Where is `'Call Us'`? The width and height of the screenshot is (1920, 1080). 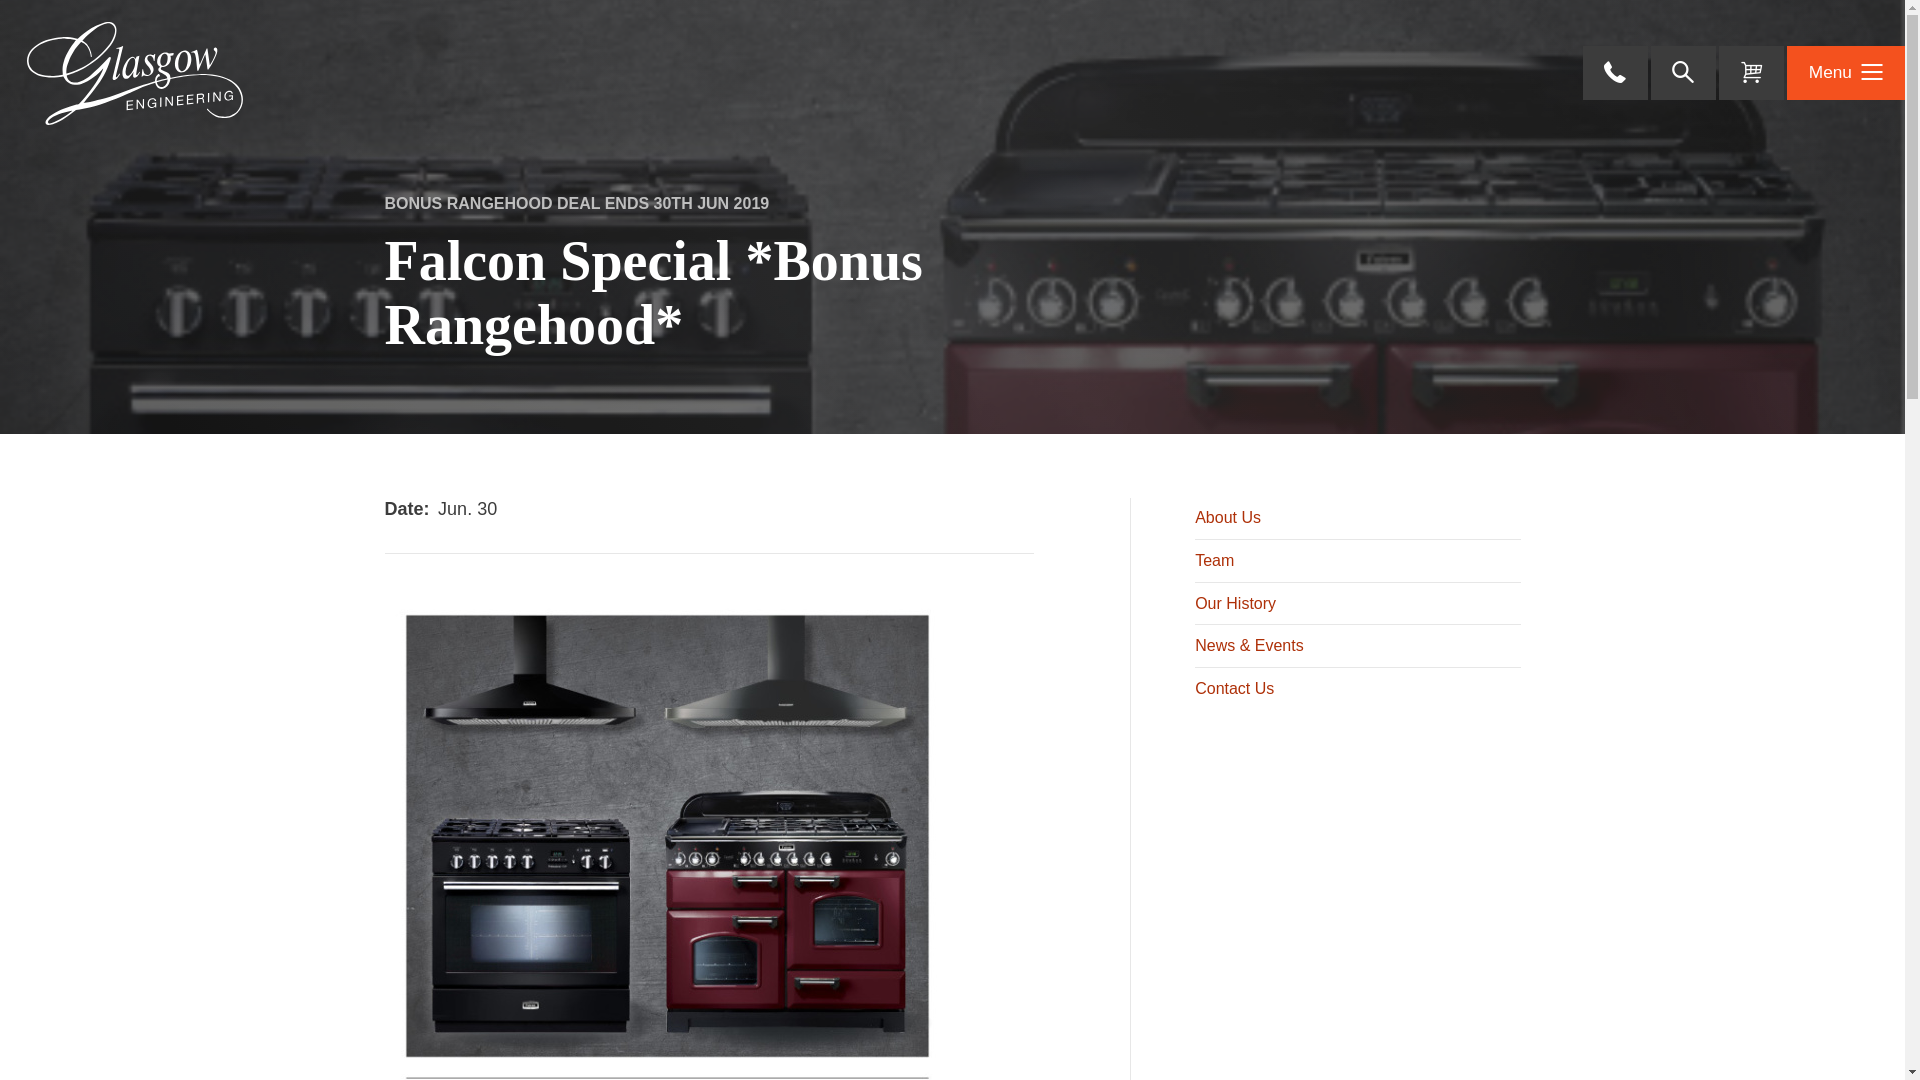
'Call Us' is located at coordinates (1615, 72).